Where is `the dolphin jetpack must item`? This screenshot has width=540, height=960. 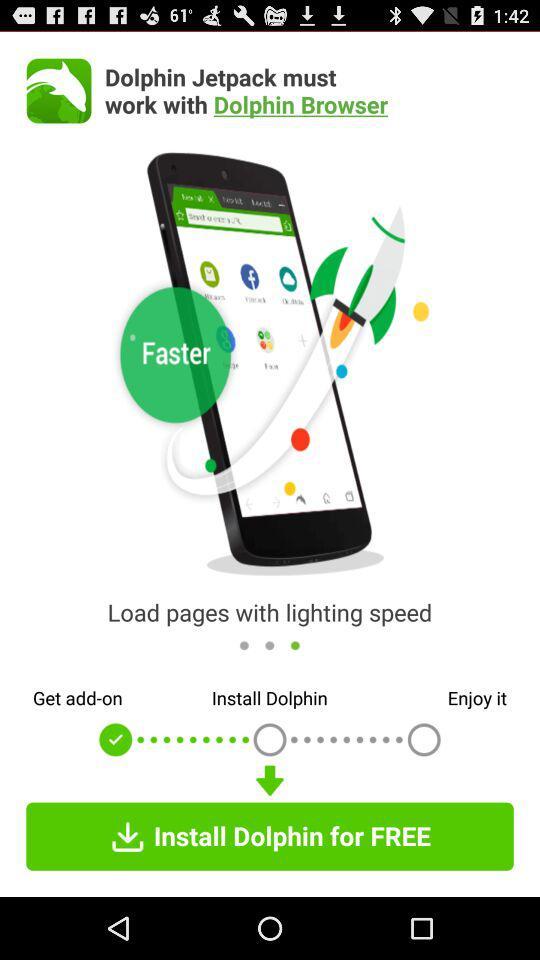 the dolphin jetpack must item is located at coordinates (309, 90).